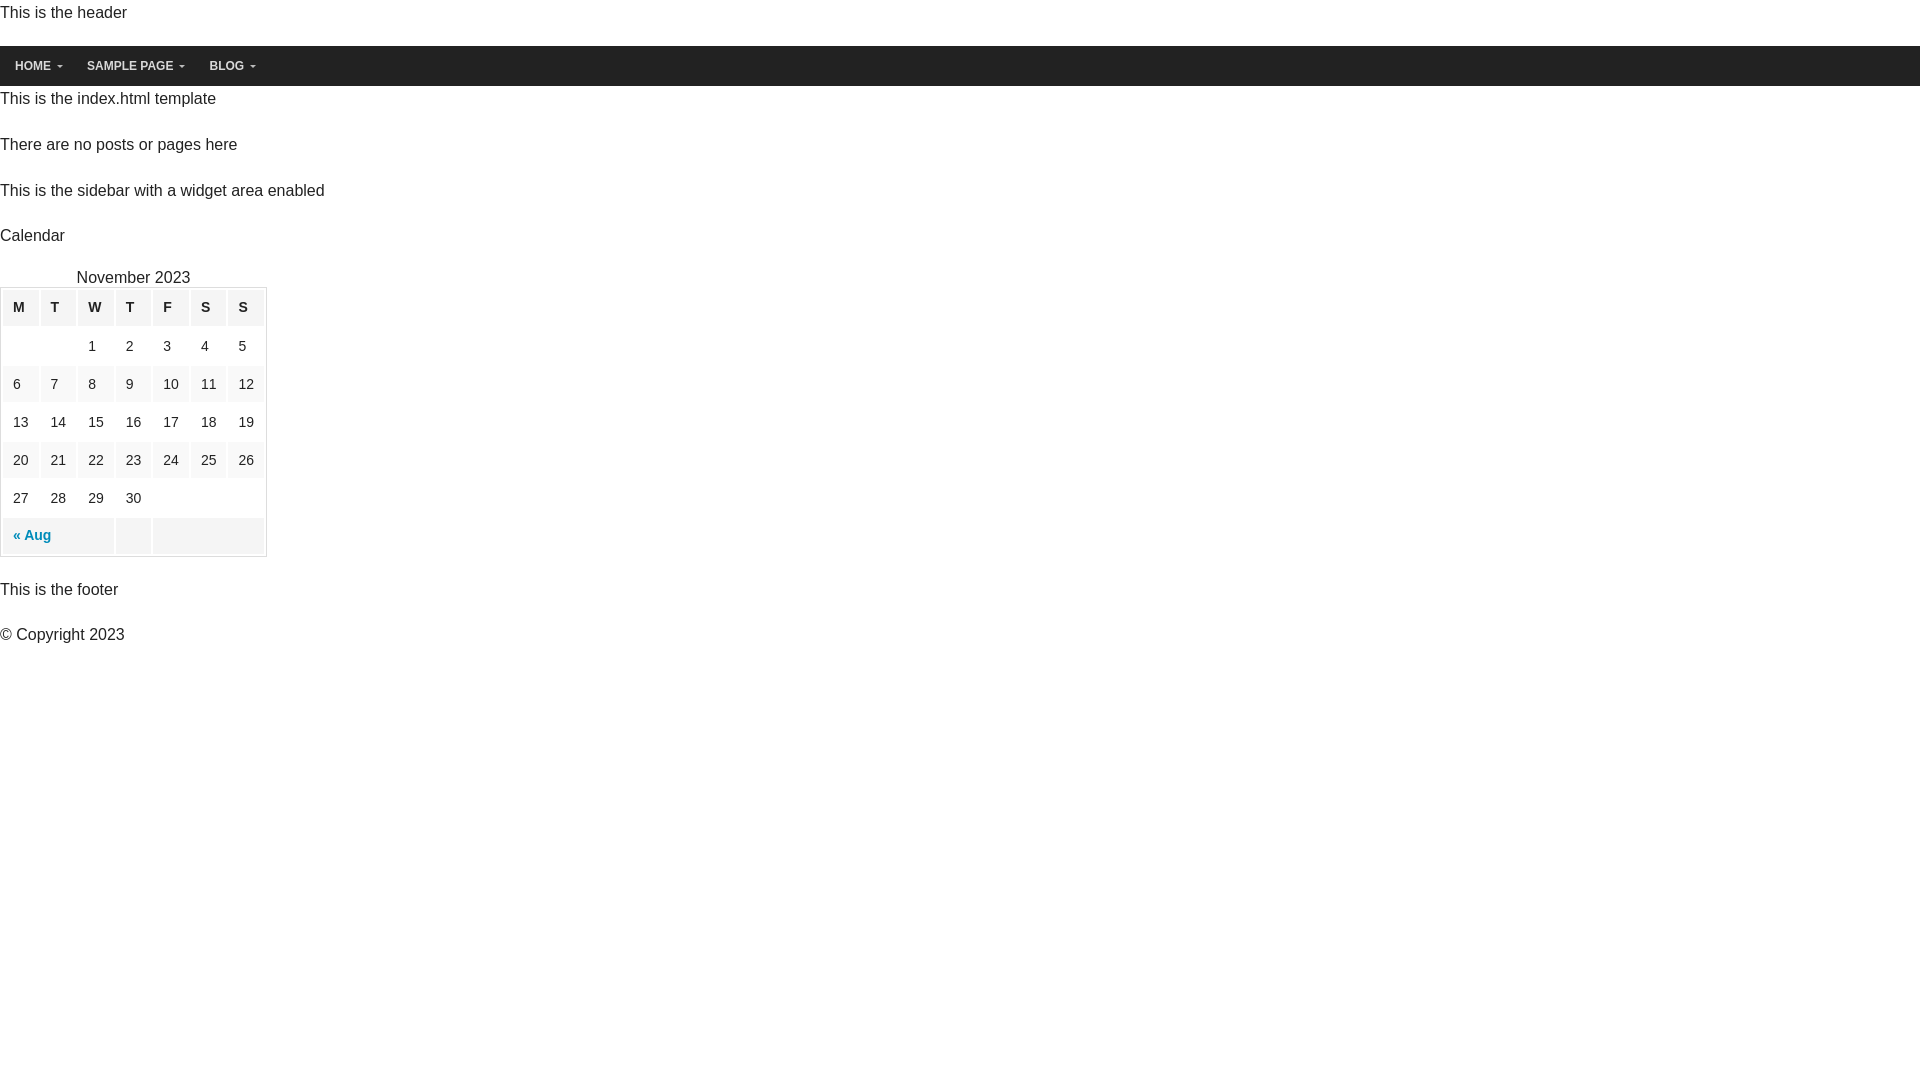 This screenshot has height=1080, width=1920. Describe the element at coordinates (228, 65) in the screenshot. I see `'BLOG'` at that location.